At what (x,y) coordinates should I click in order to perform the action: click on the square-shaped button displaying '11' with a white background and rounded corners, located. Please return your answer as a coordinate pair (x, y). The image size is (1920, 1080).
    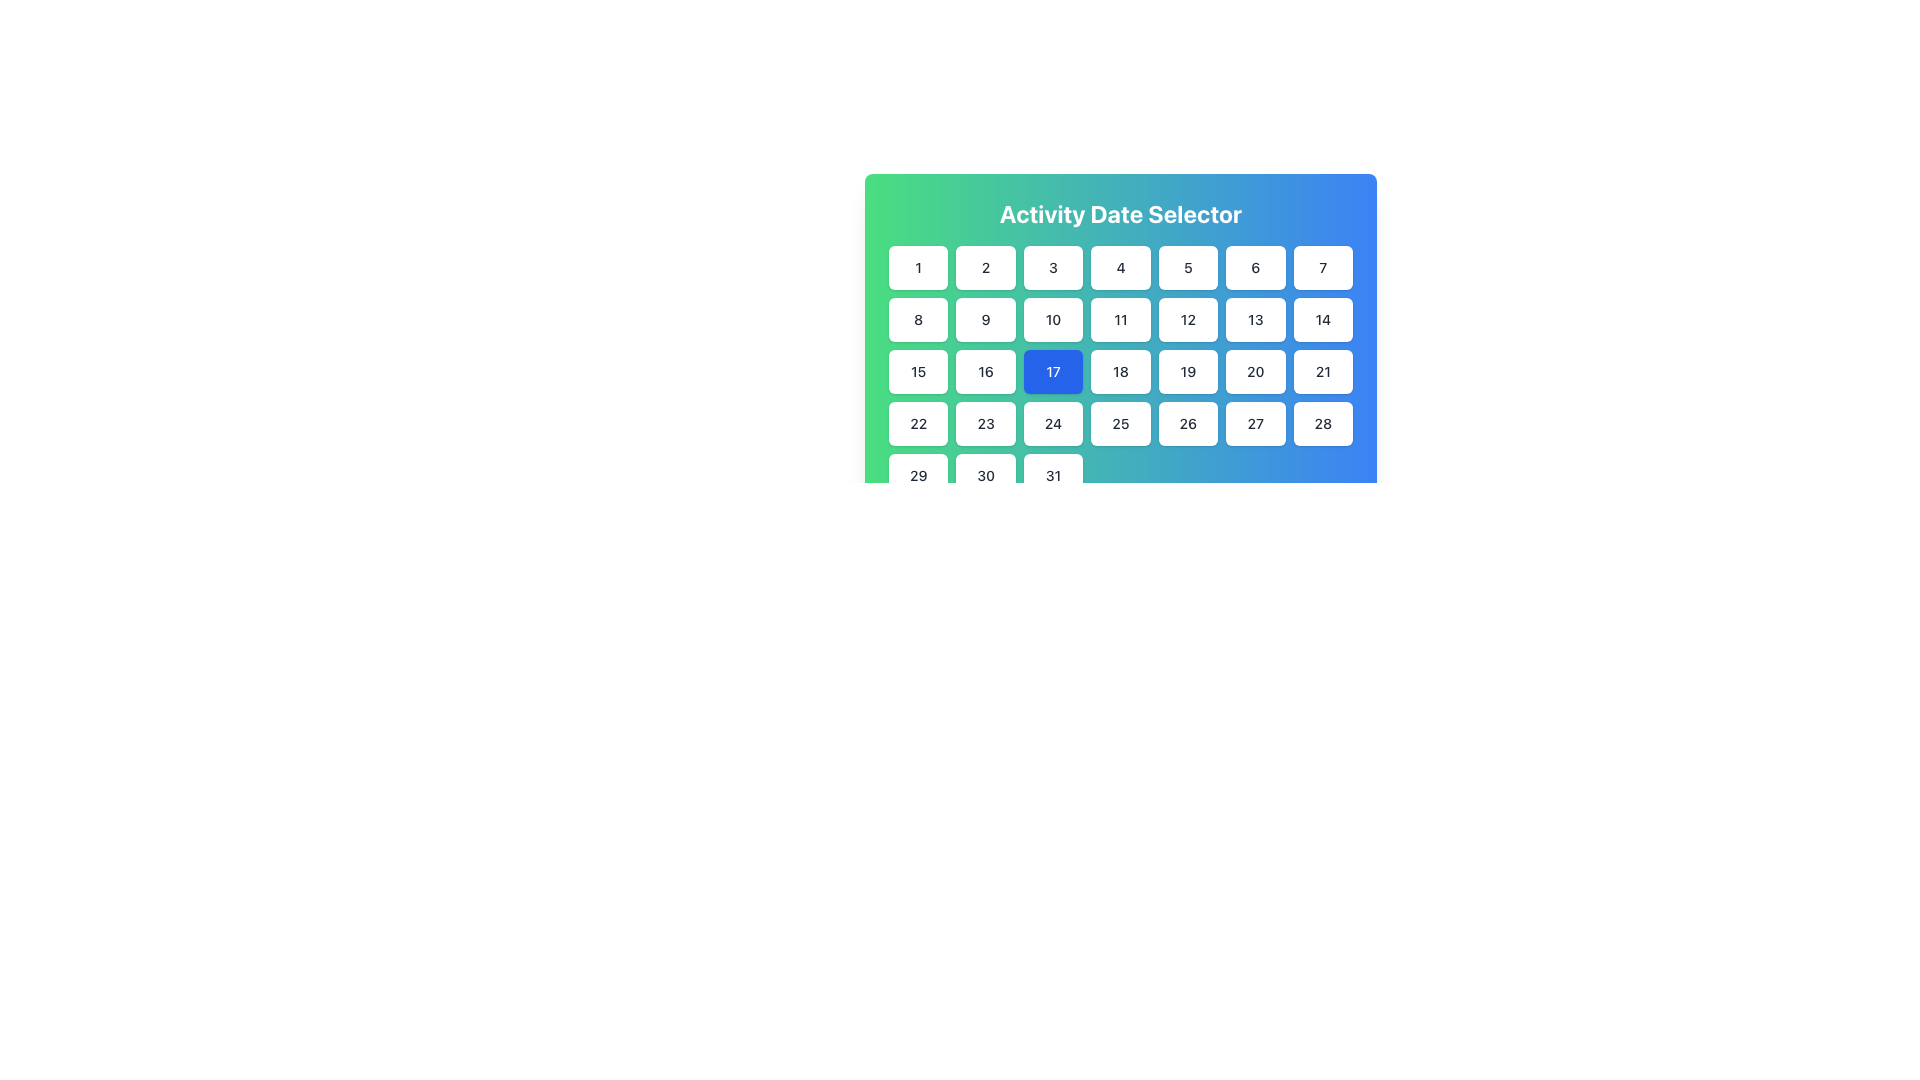
    Looking at the image, I should click on (1120, 319).